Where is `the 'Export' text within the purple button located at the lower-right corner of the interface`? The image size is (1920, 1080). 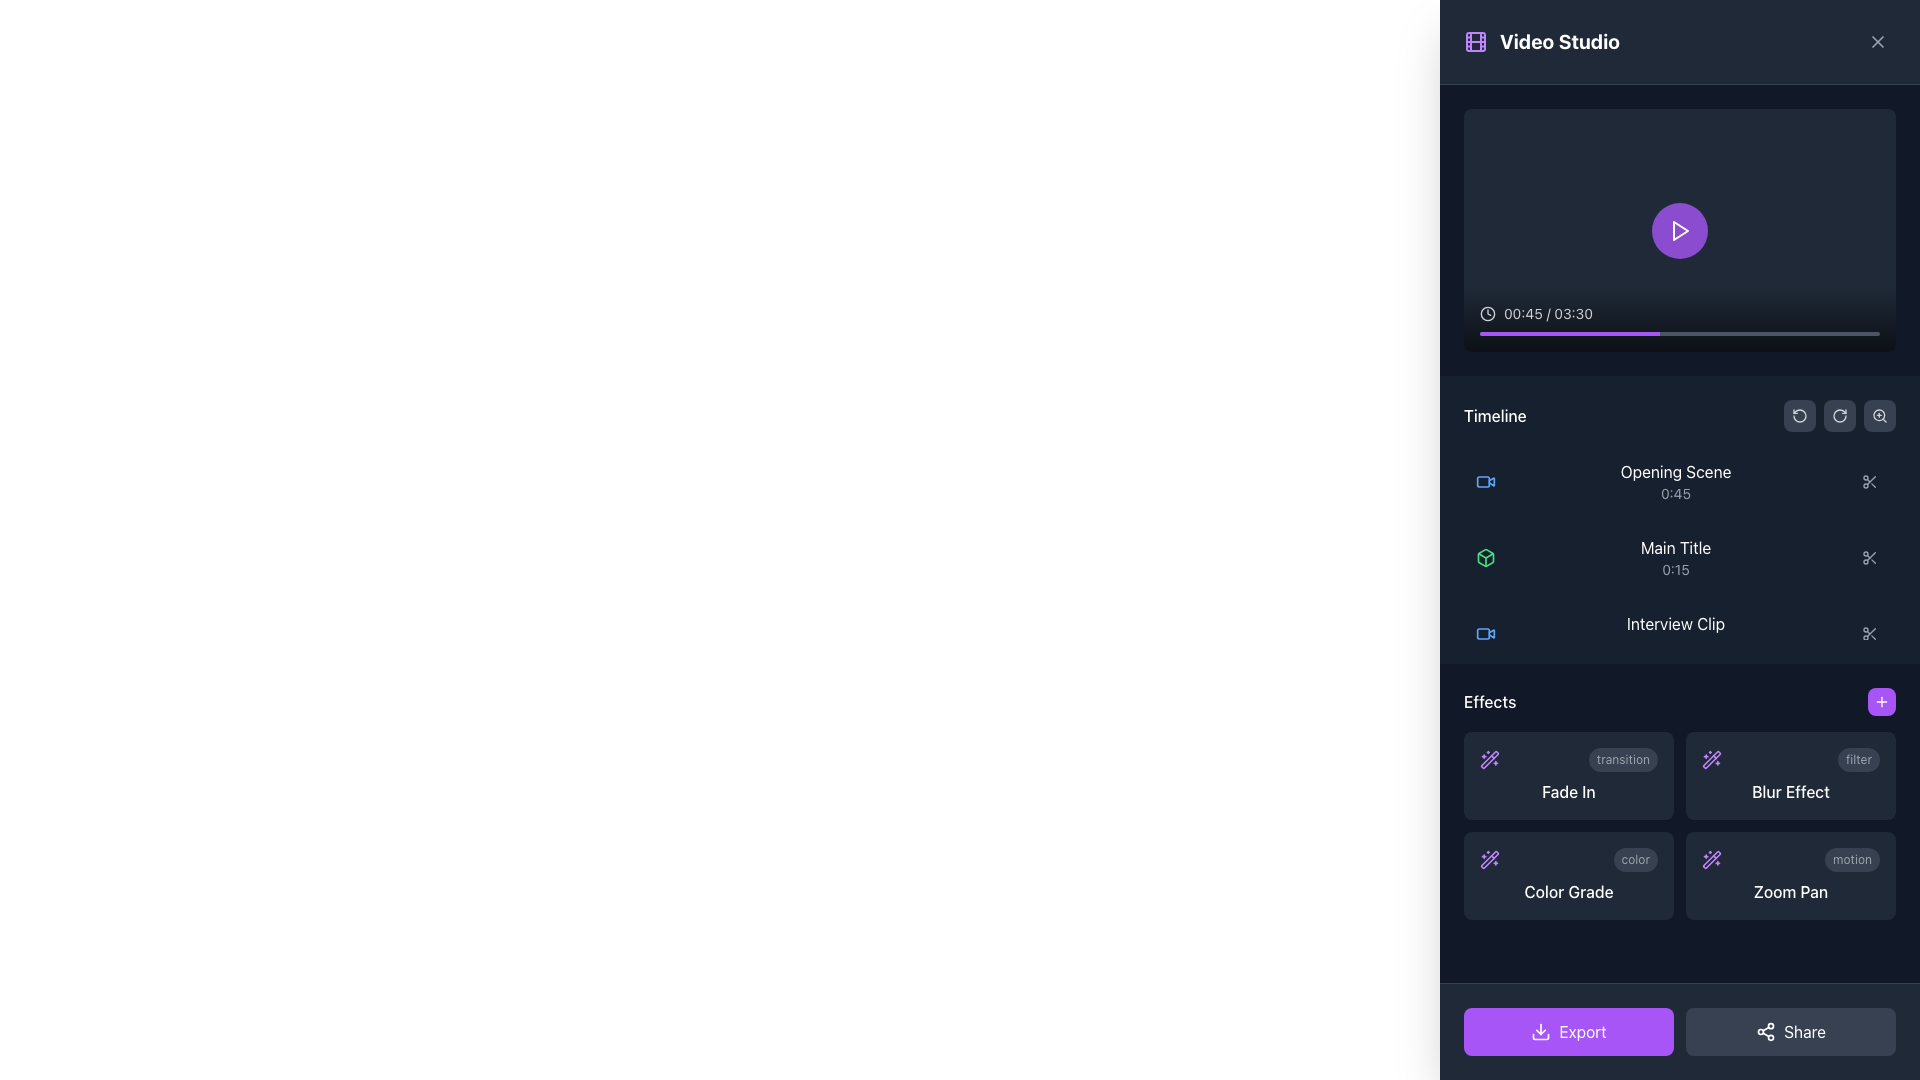 the 'Export' text within the purple button located at the lower-right corner of the interface is located at coordinates (1582, 1032).